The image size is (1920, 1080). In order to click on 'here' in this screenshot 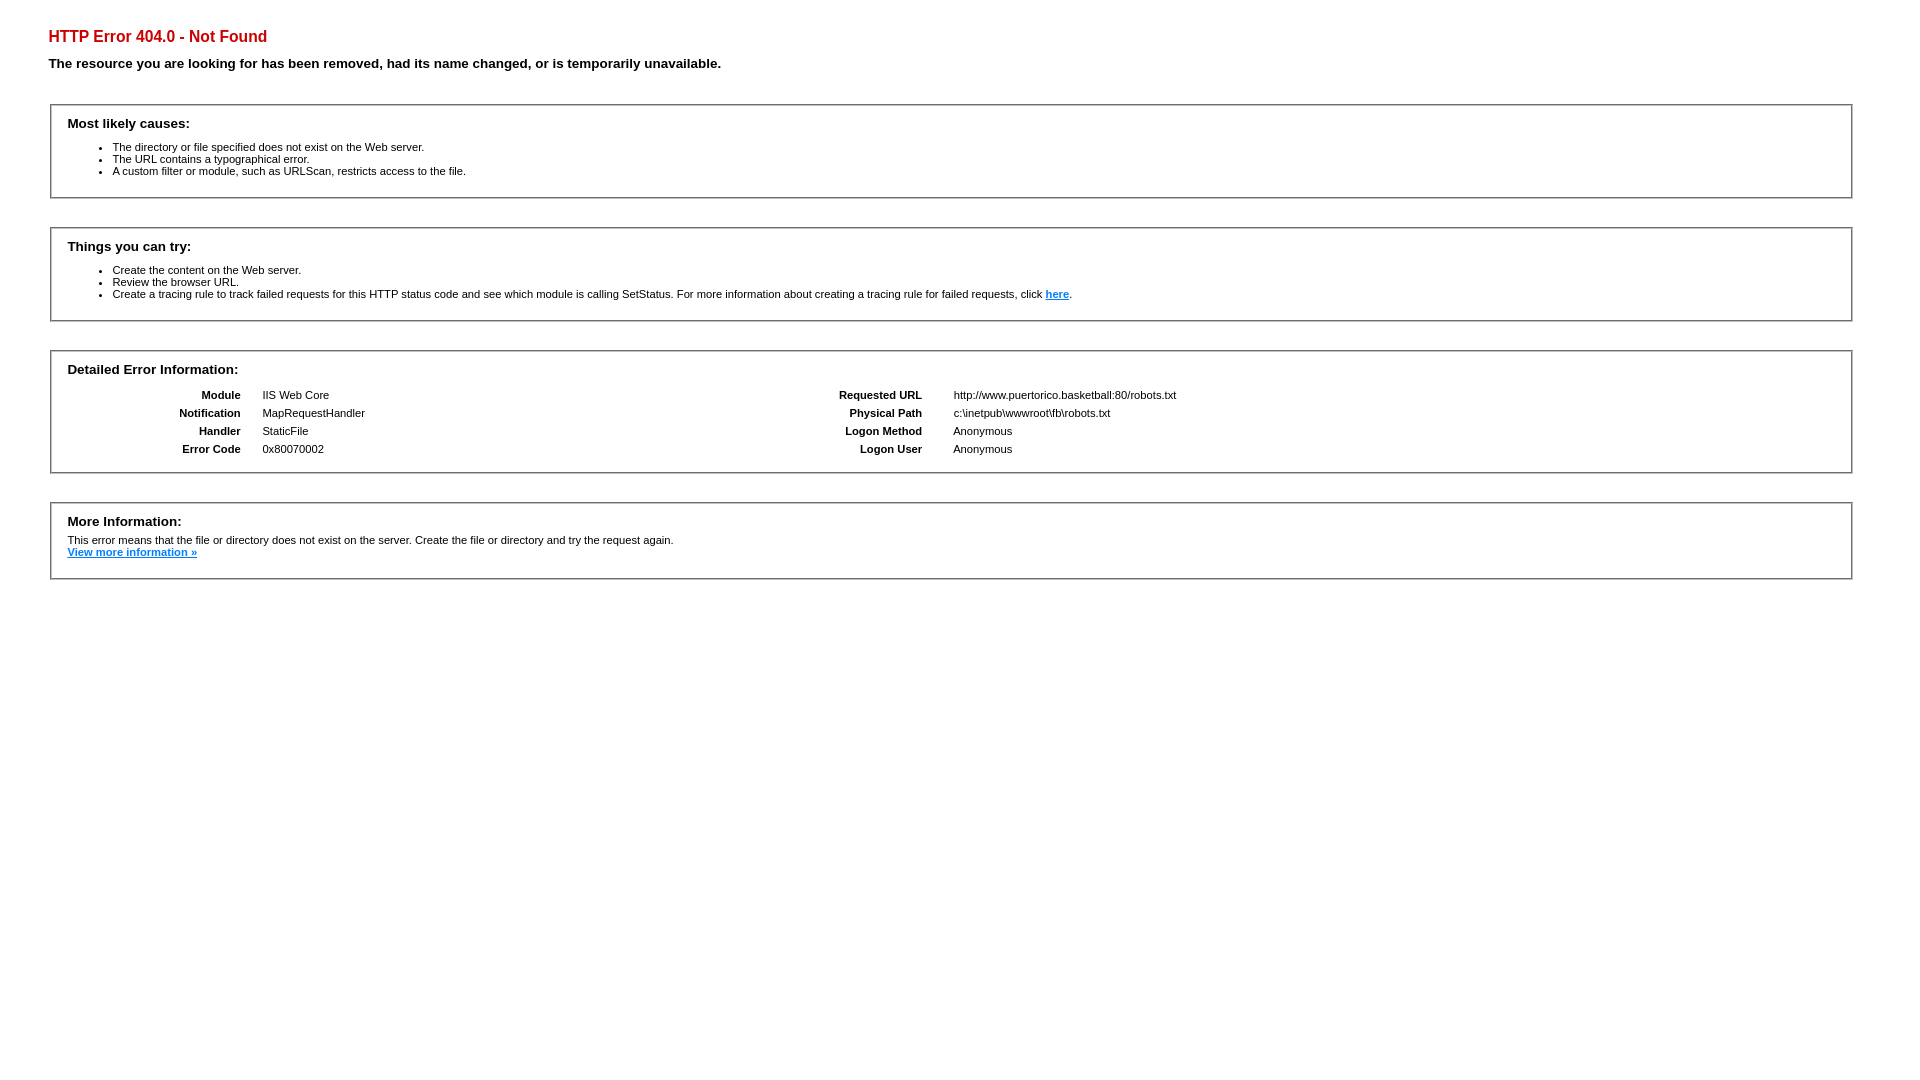, I will do `click(1056, 293)`.